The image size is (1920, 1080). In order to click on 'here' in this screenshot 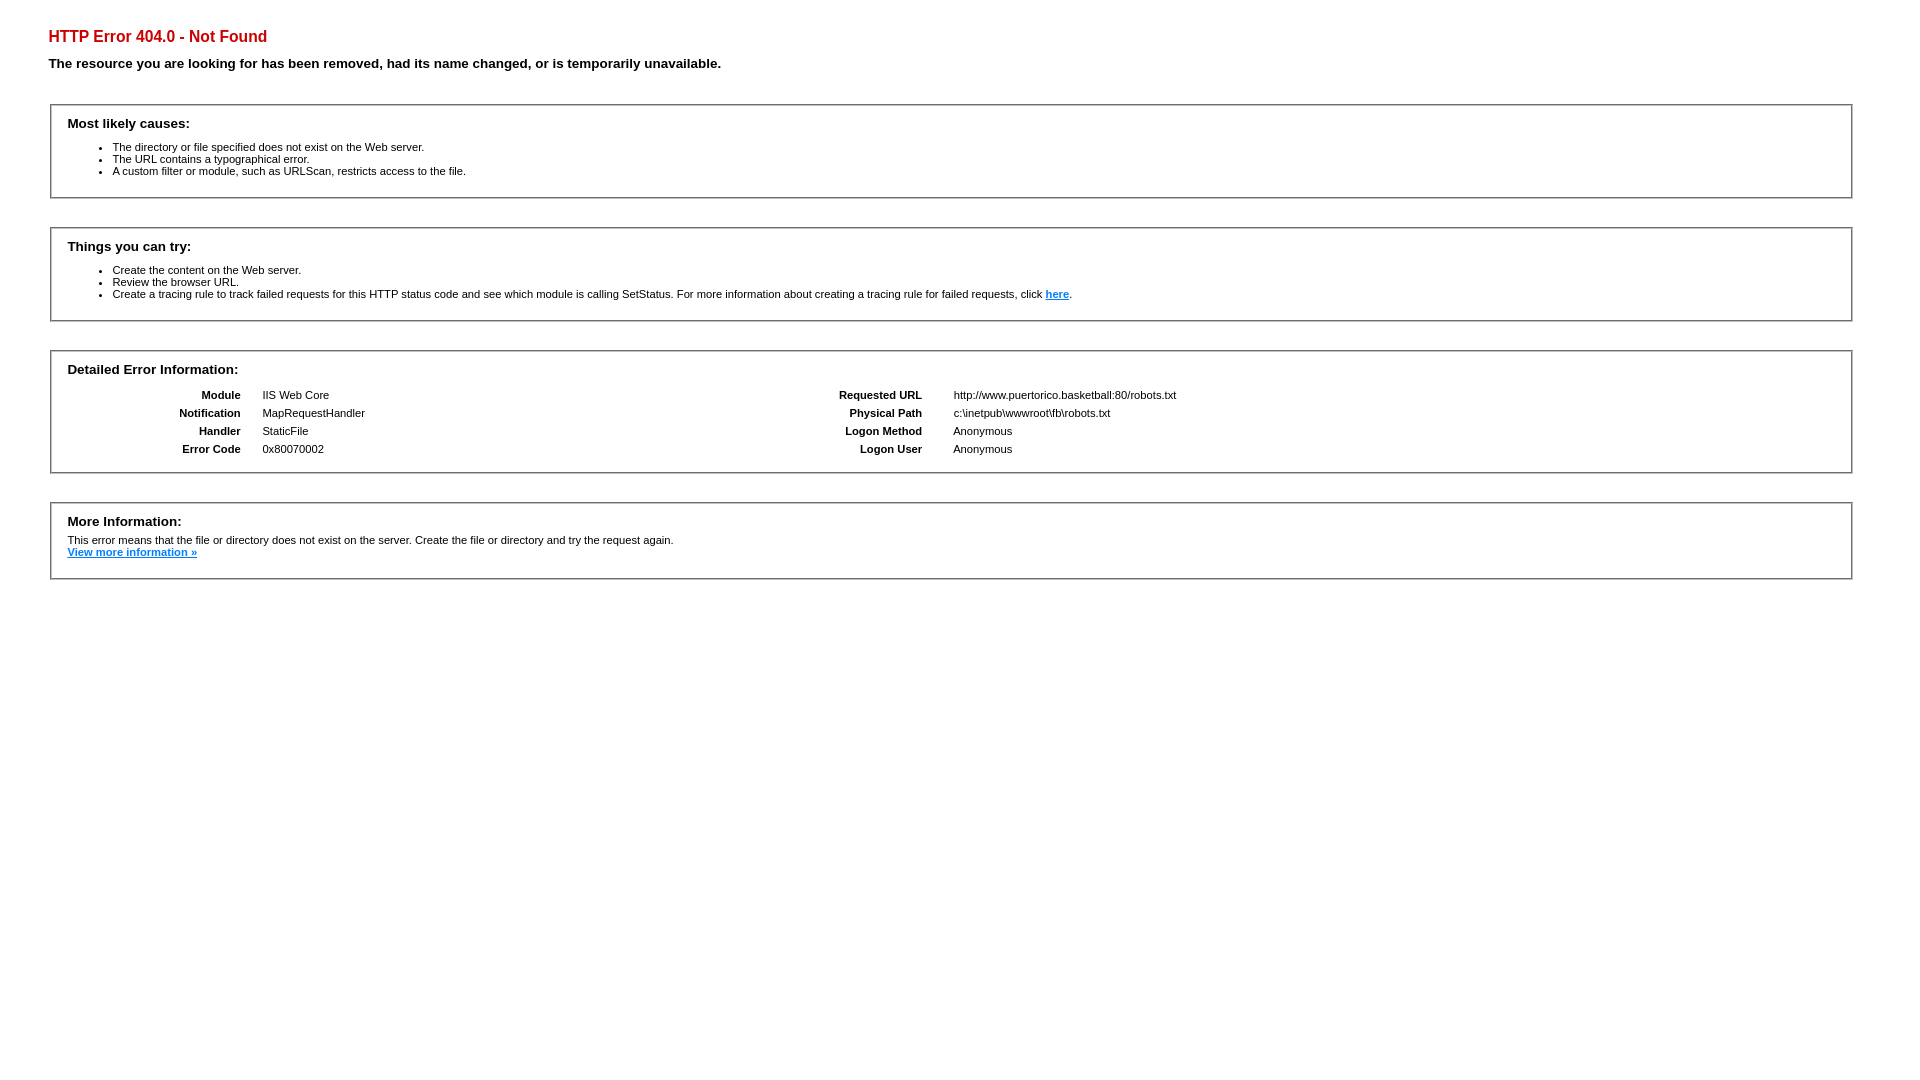, I will do `click(1056, 293)`.